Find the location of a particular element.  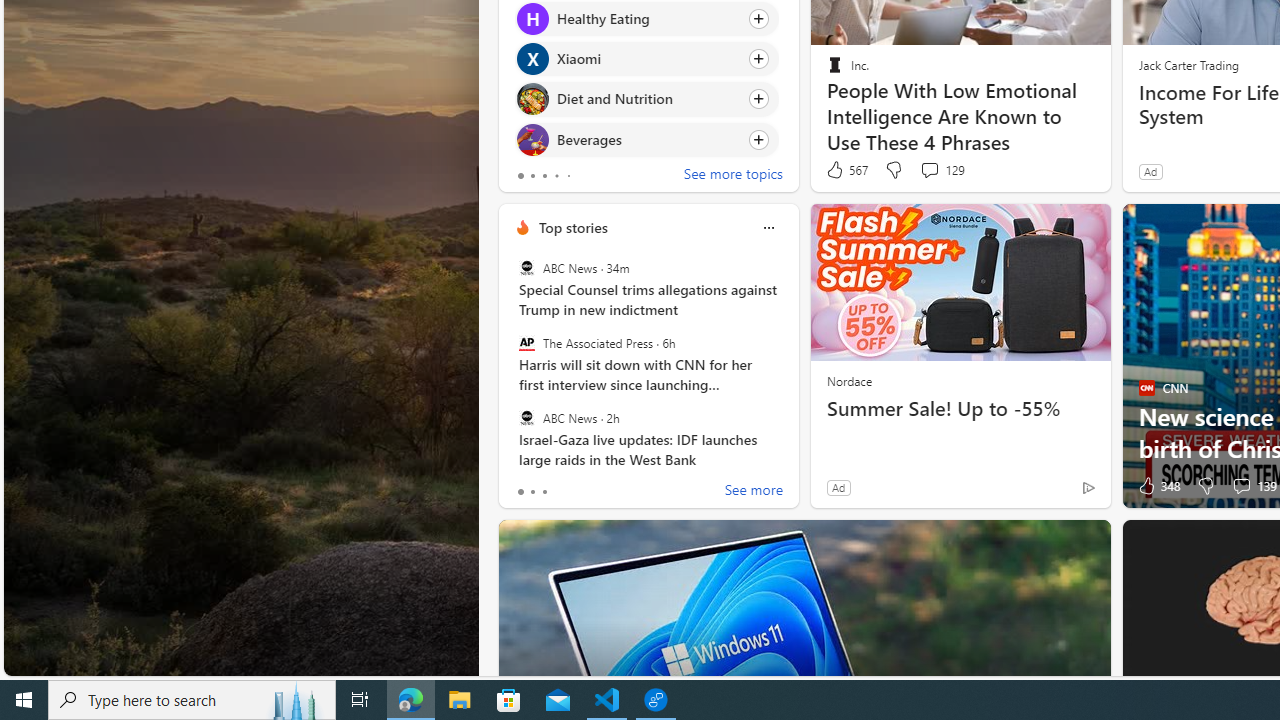

'View comments 129 Comment' is located at coordinates (928, 168).